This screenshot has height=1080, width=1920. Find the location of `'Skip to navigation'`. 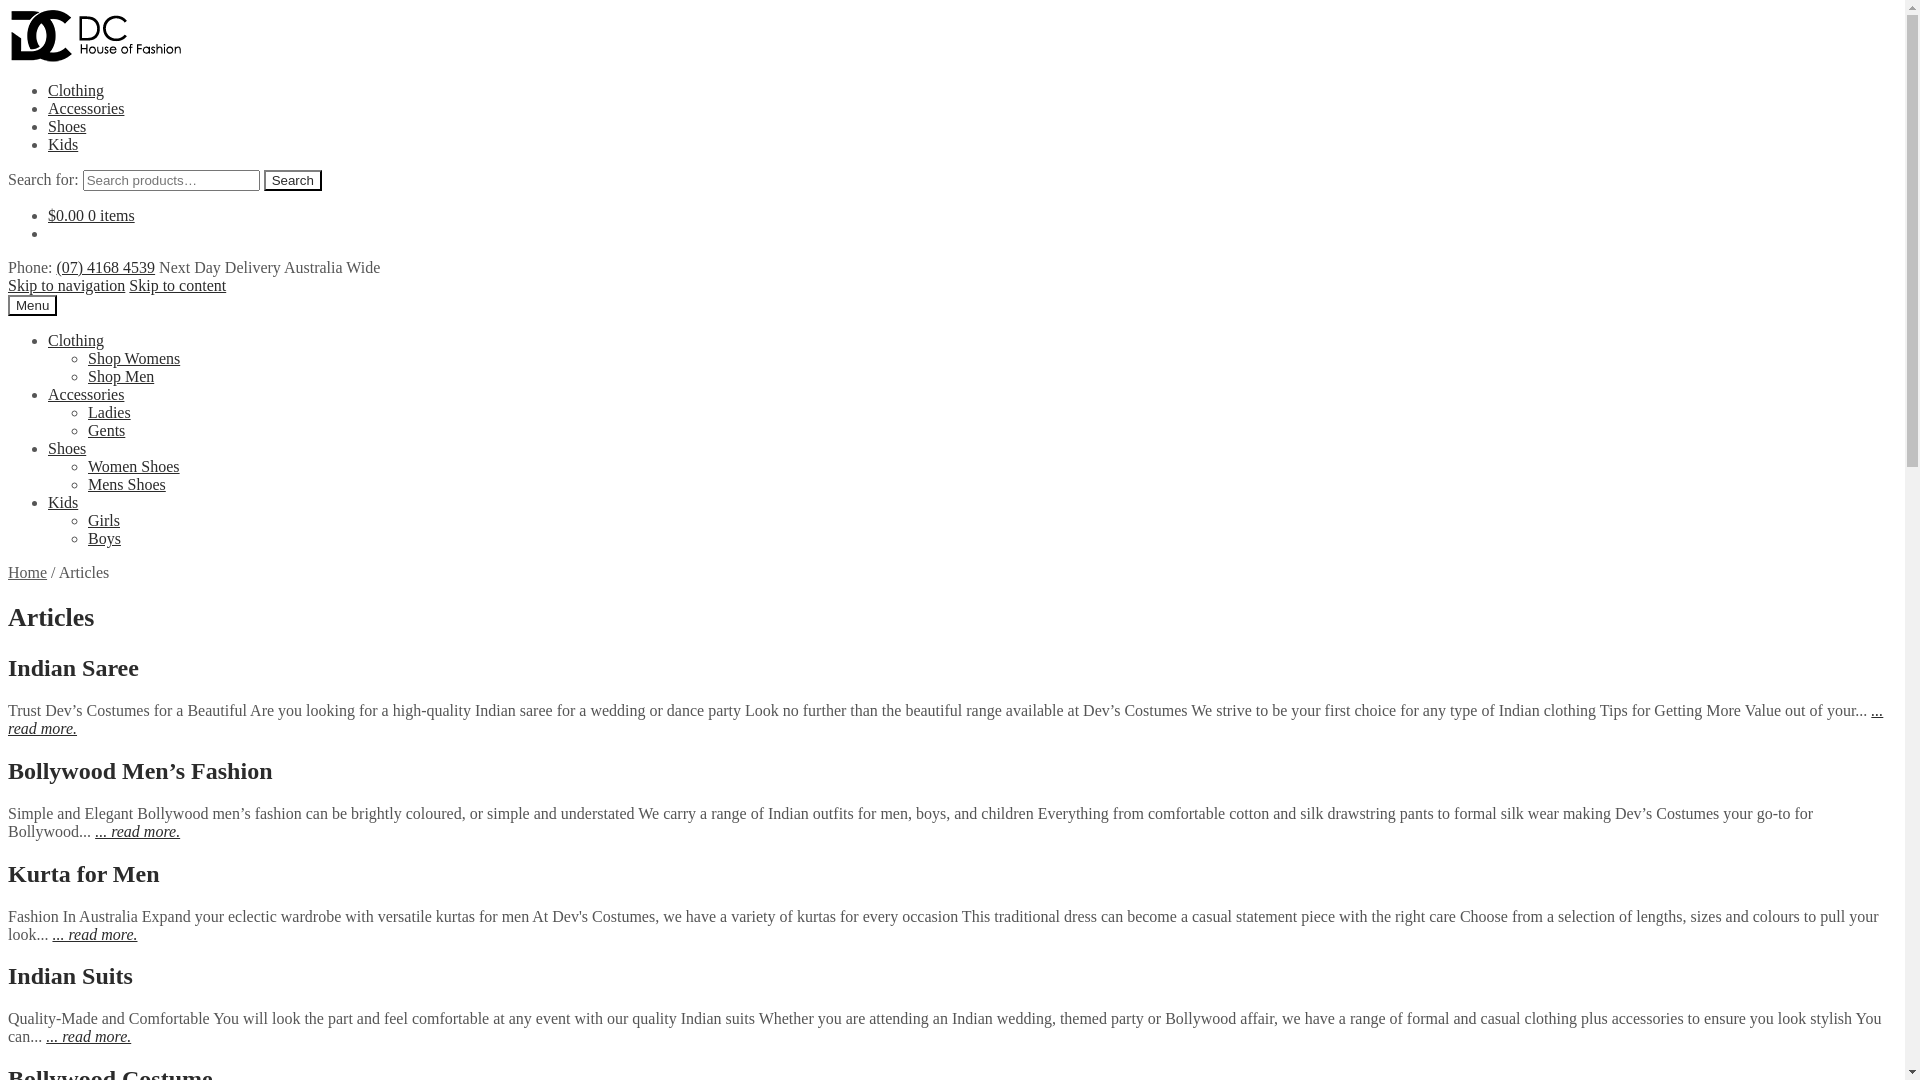

'Skip to navigation' is located at coordinates (8, 285).